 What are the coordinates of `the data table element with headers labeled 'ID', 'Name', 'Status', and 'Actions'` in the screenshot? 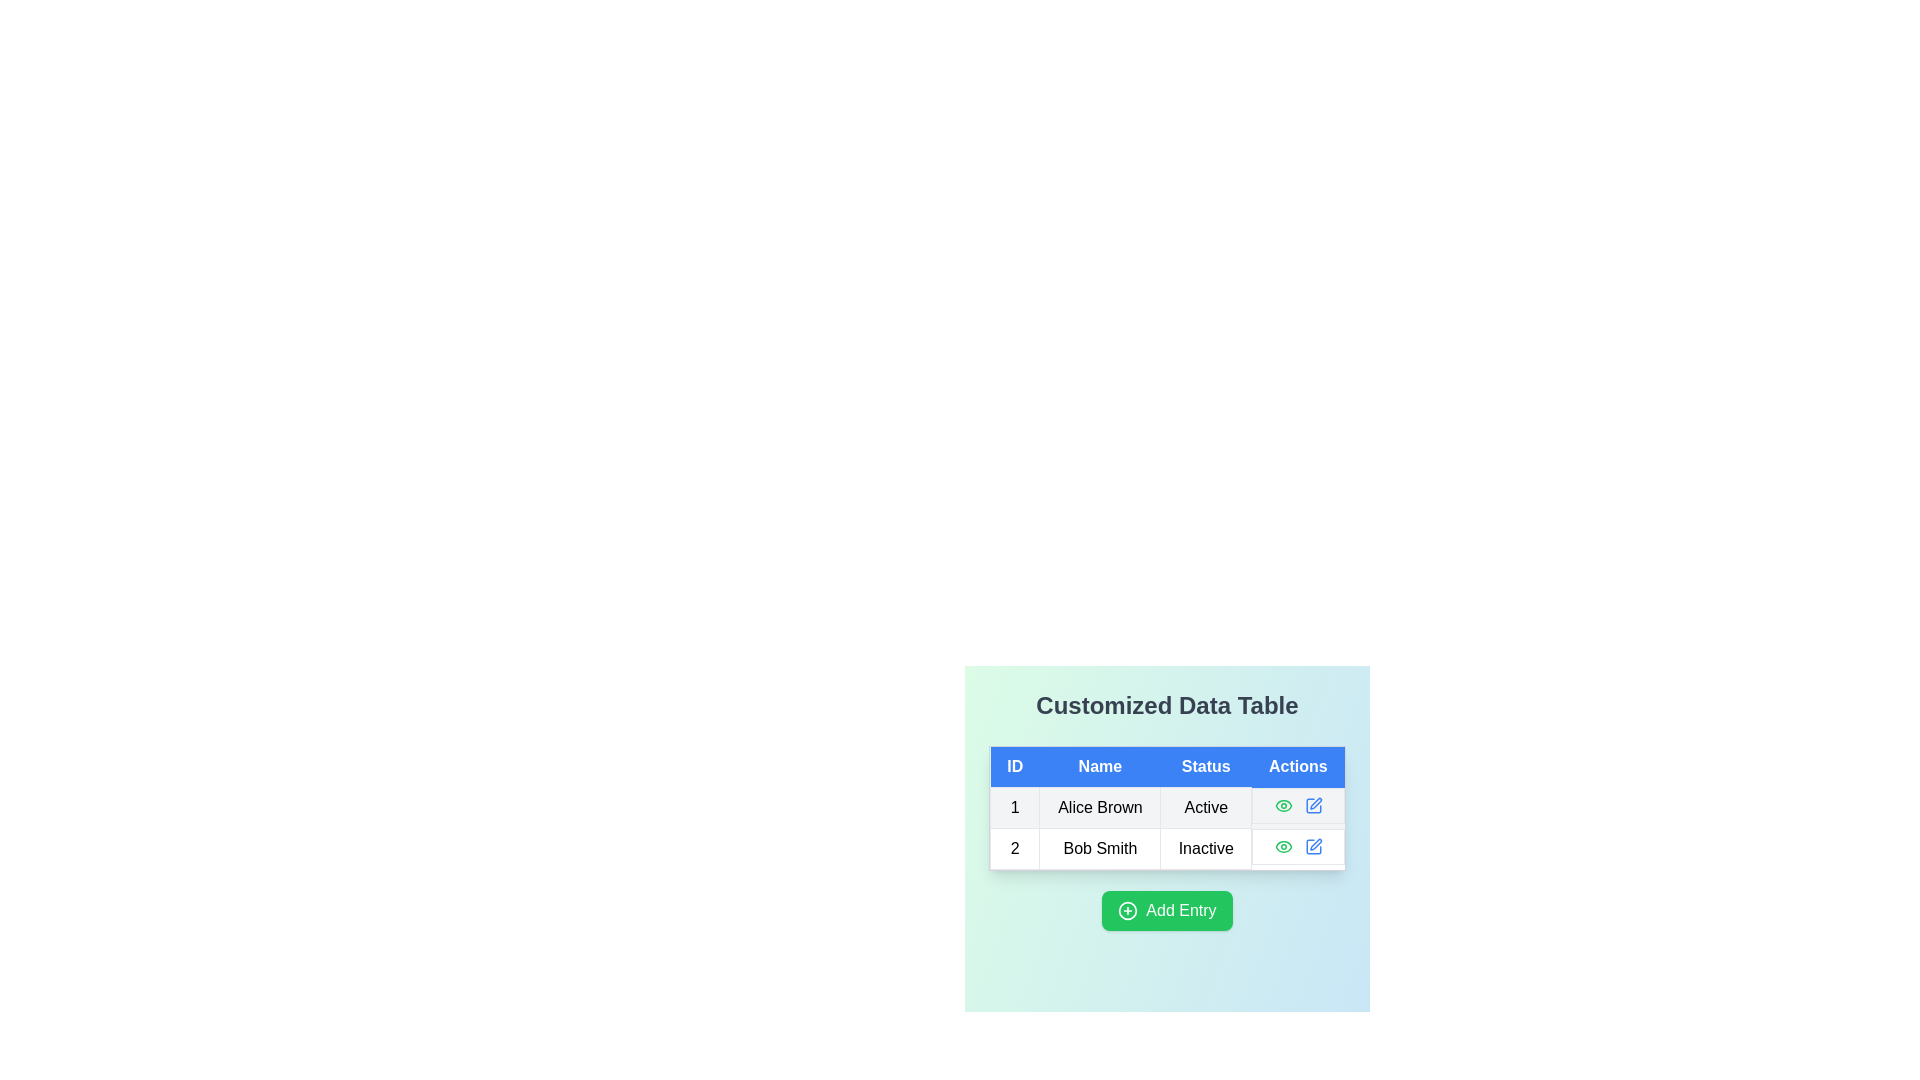 It's located at (1167, 807).